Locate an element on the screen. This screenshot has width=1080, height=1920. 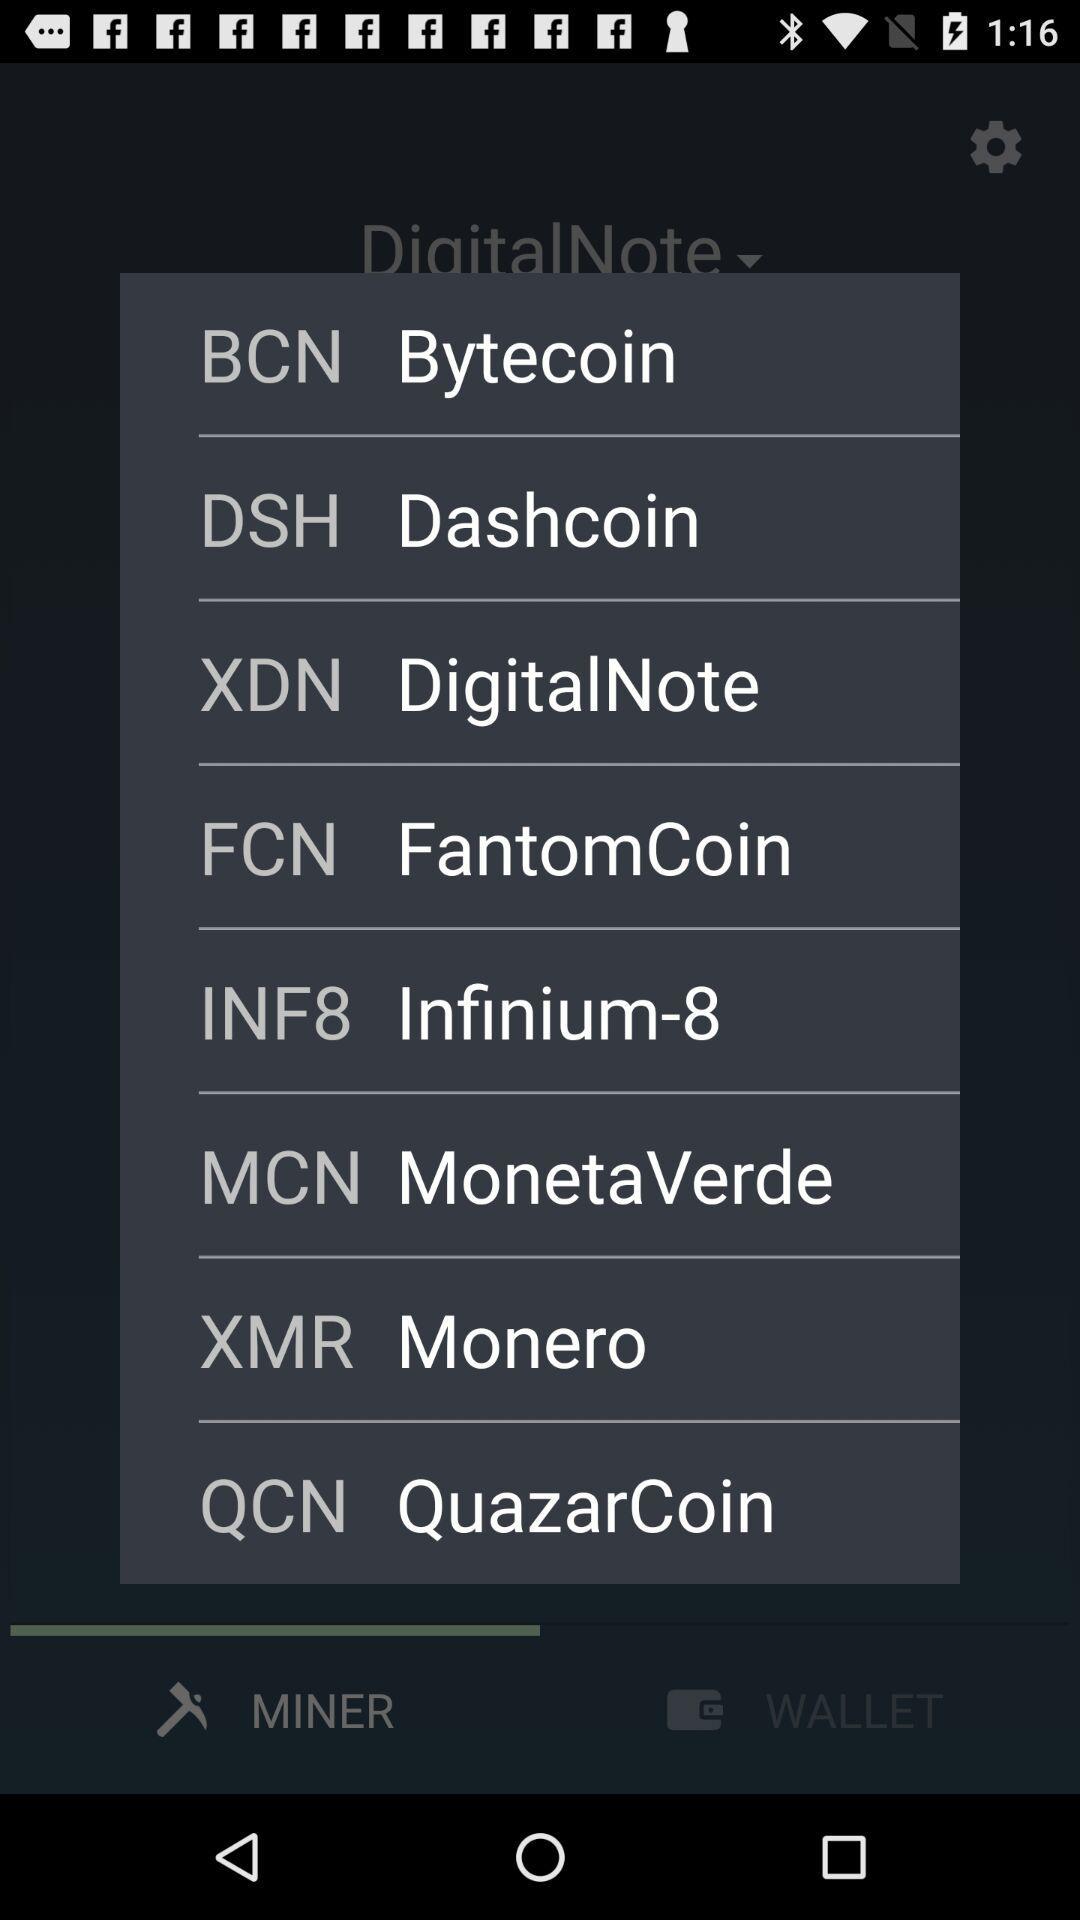
app next to dsh is located at coordinates (651, 517).